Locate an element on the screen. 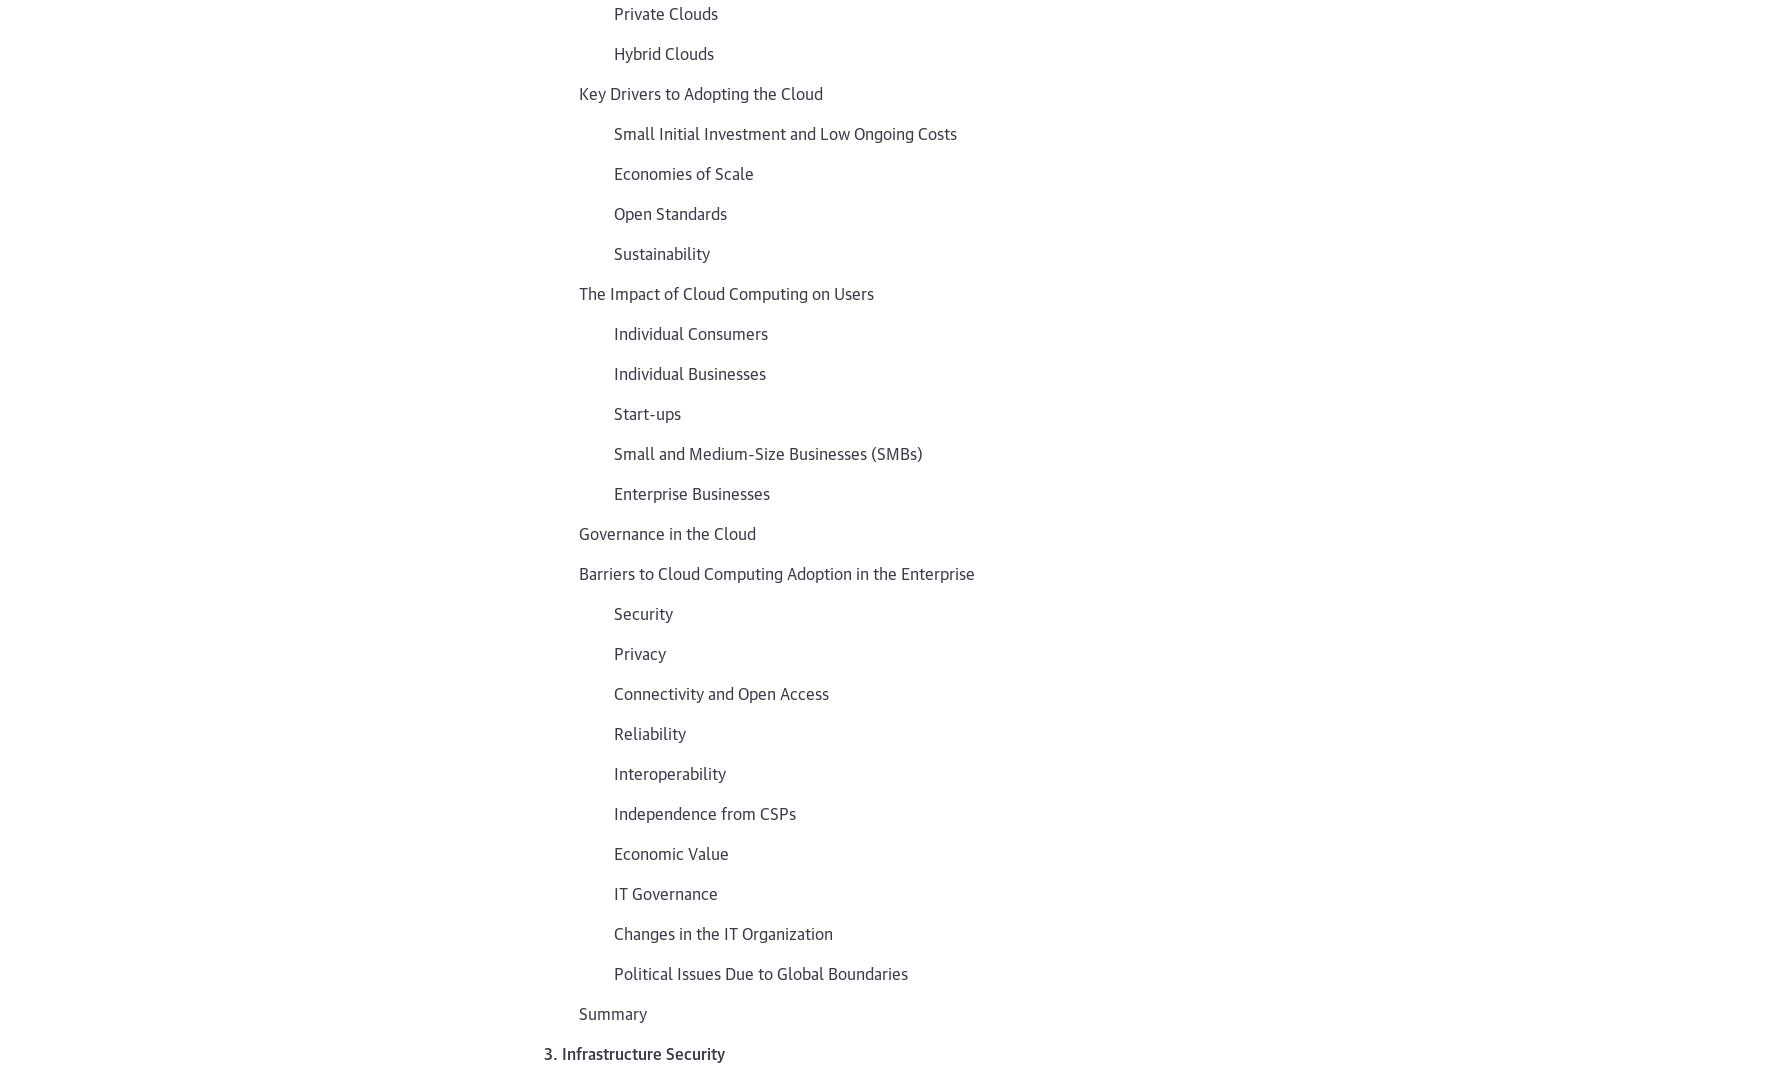 The width and height of the screenshot is (1783, 1079). 'Reliability' is located at coordinates (650, 730).